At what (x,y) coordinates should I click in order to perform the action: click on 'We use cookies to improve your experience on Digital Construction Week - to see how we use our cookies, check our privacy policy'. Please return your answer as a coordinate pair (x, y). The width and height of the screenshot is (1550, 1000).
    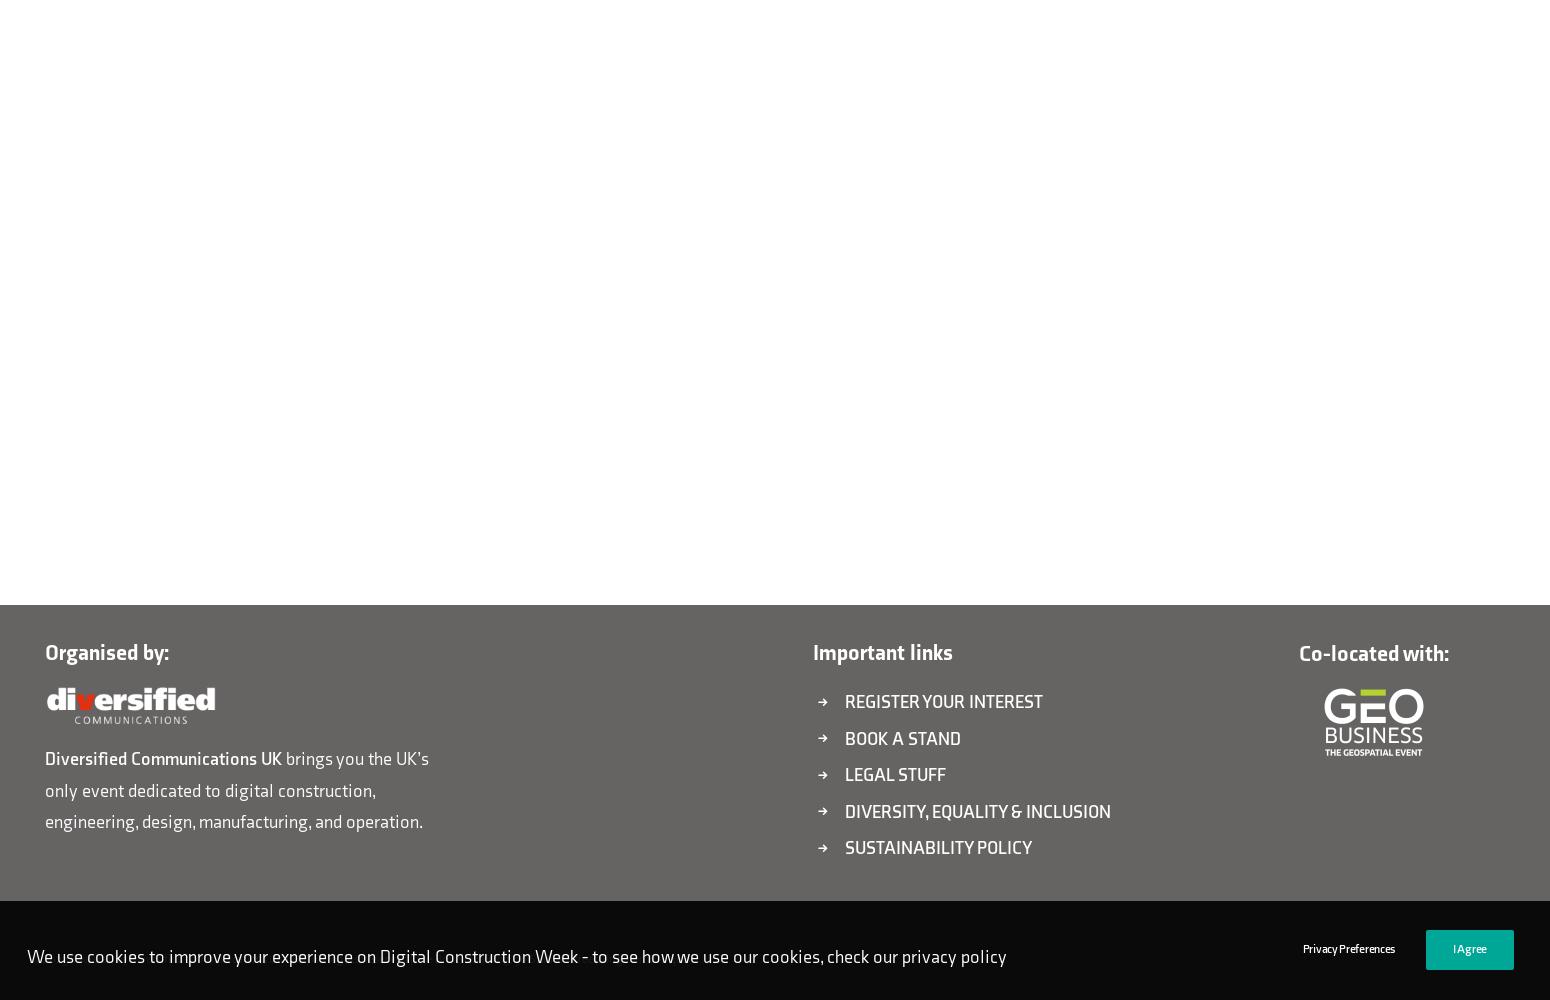
    Looking at the image, I should click on (515, 955).